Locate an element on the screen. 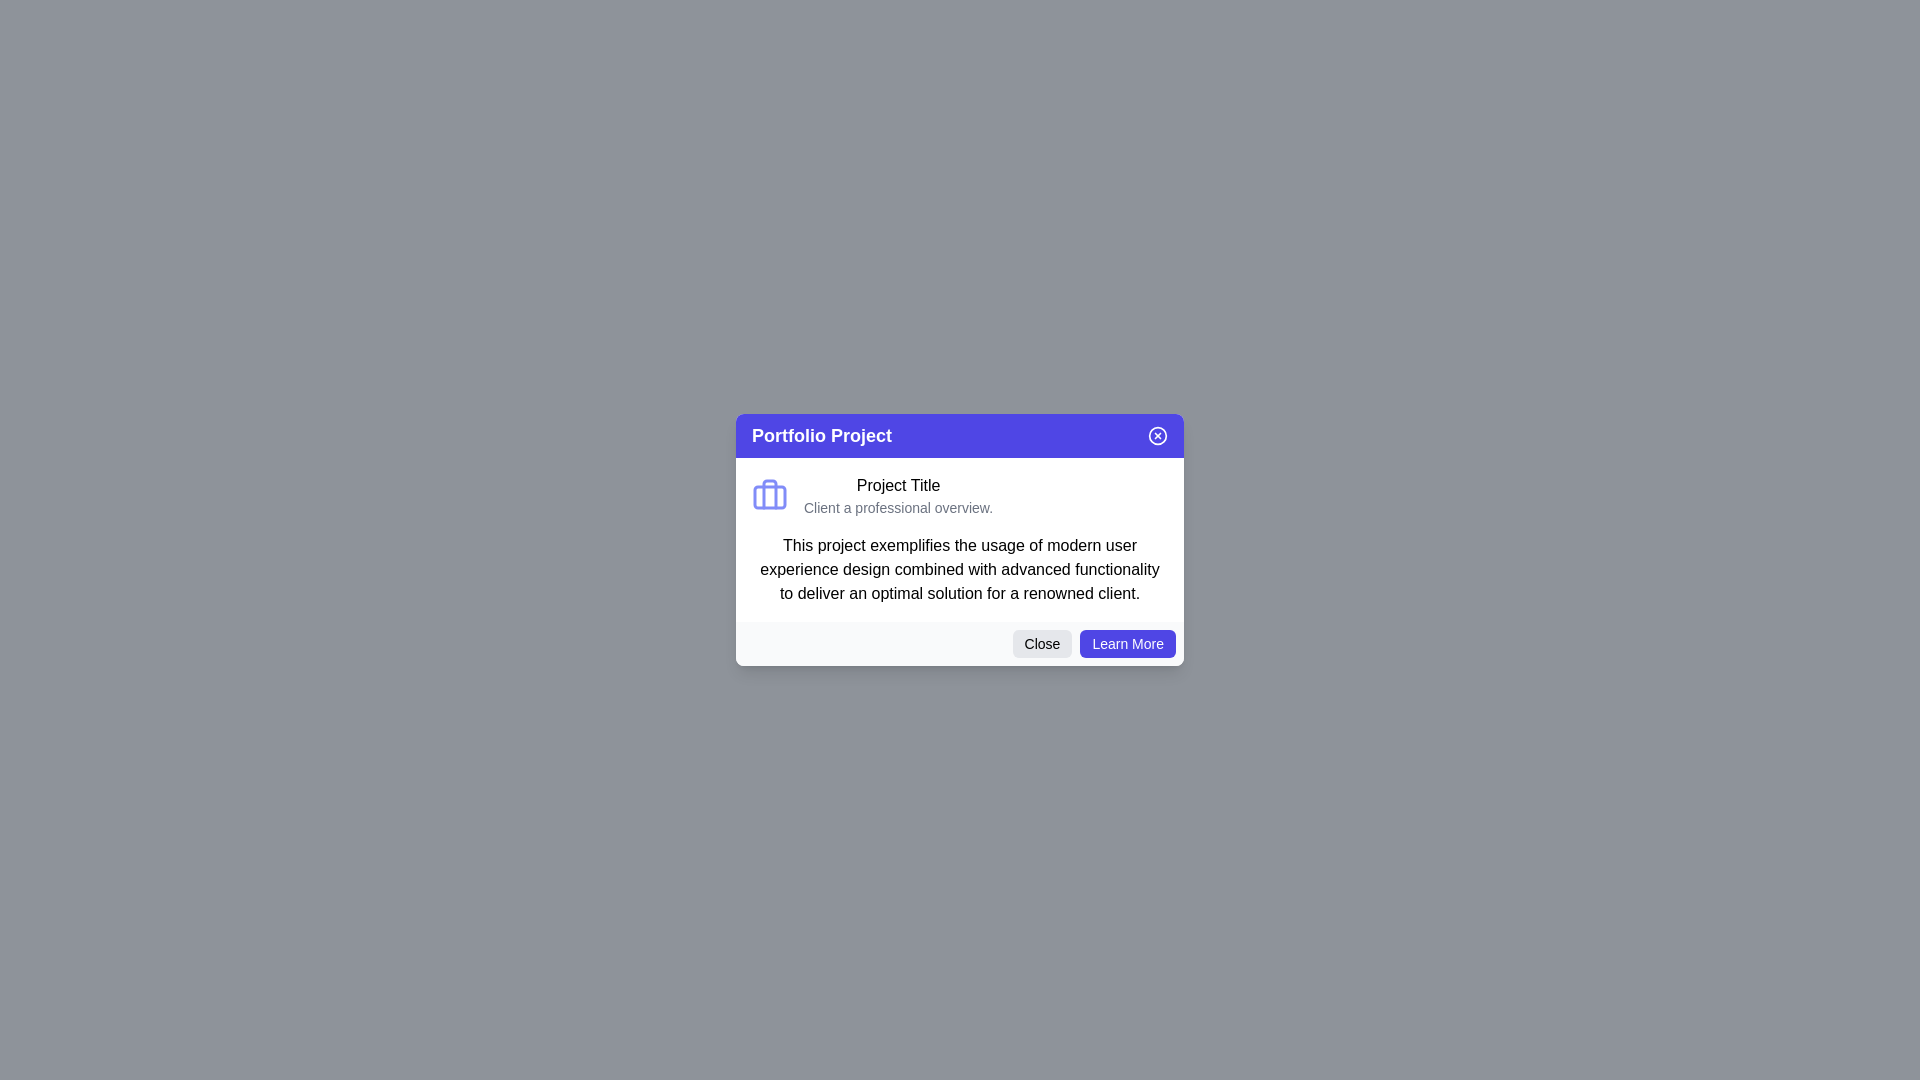 This screenshot has width=1920, height=1080. informational text block located in the modal window below the 'Project Title' and its subtitle to gain project details is located at coordinates (960, 570).